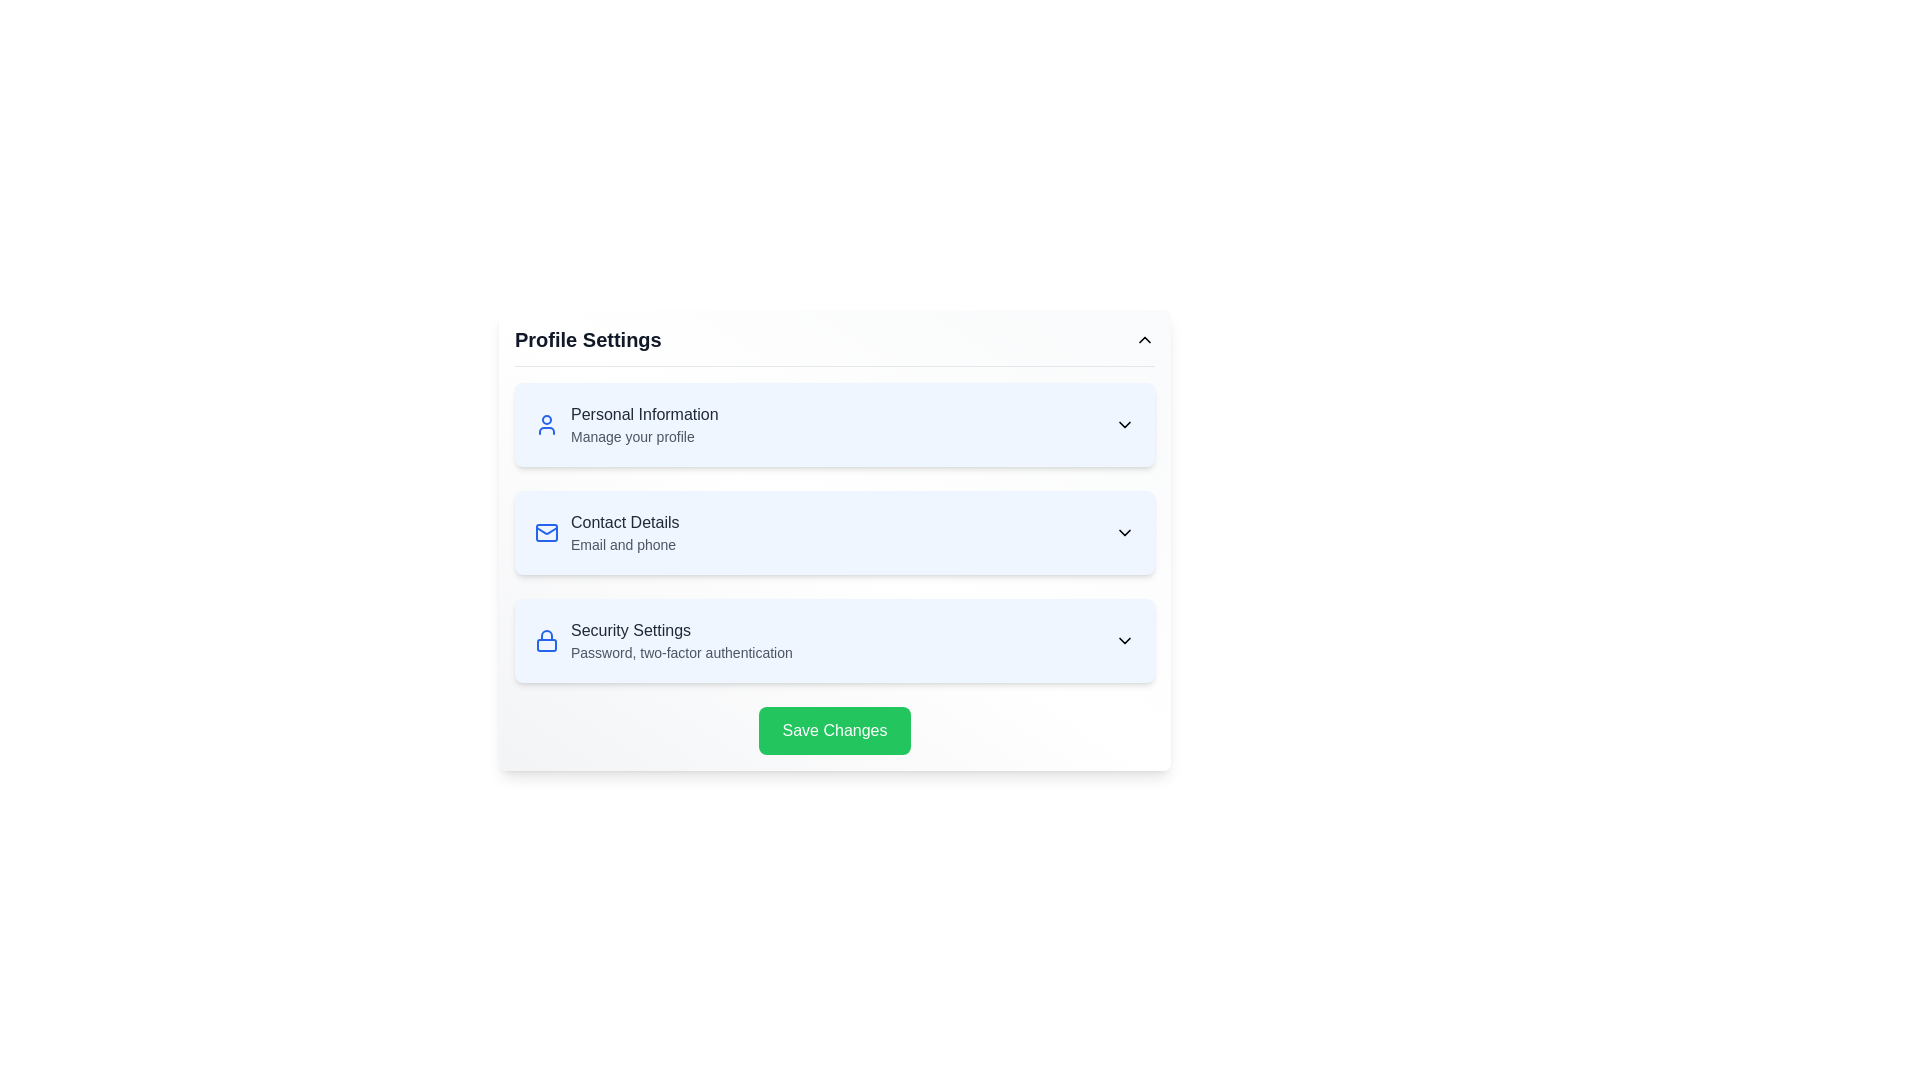 This screenshot has height=1080, width=1920. What do you see at coordinates (625, 423) in the screenshot?
I see `the 'Personal Information' section header, which includes an icon and descriptive text, located directly above 'Contact Details' and 'Security Settings' in the 'Profile Settings'` at bounding box center [625, 423].